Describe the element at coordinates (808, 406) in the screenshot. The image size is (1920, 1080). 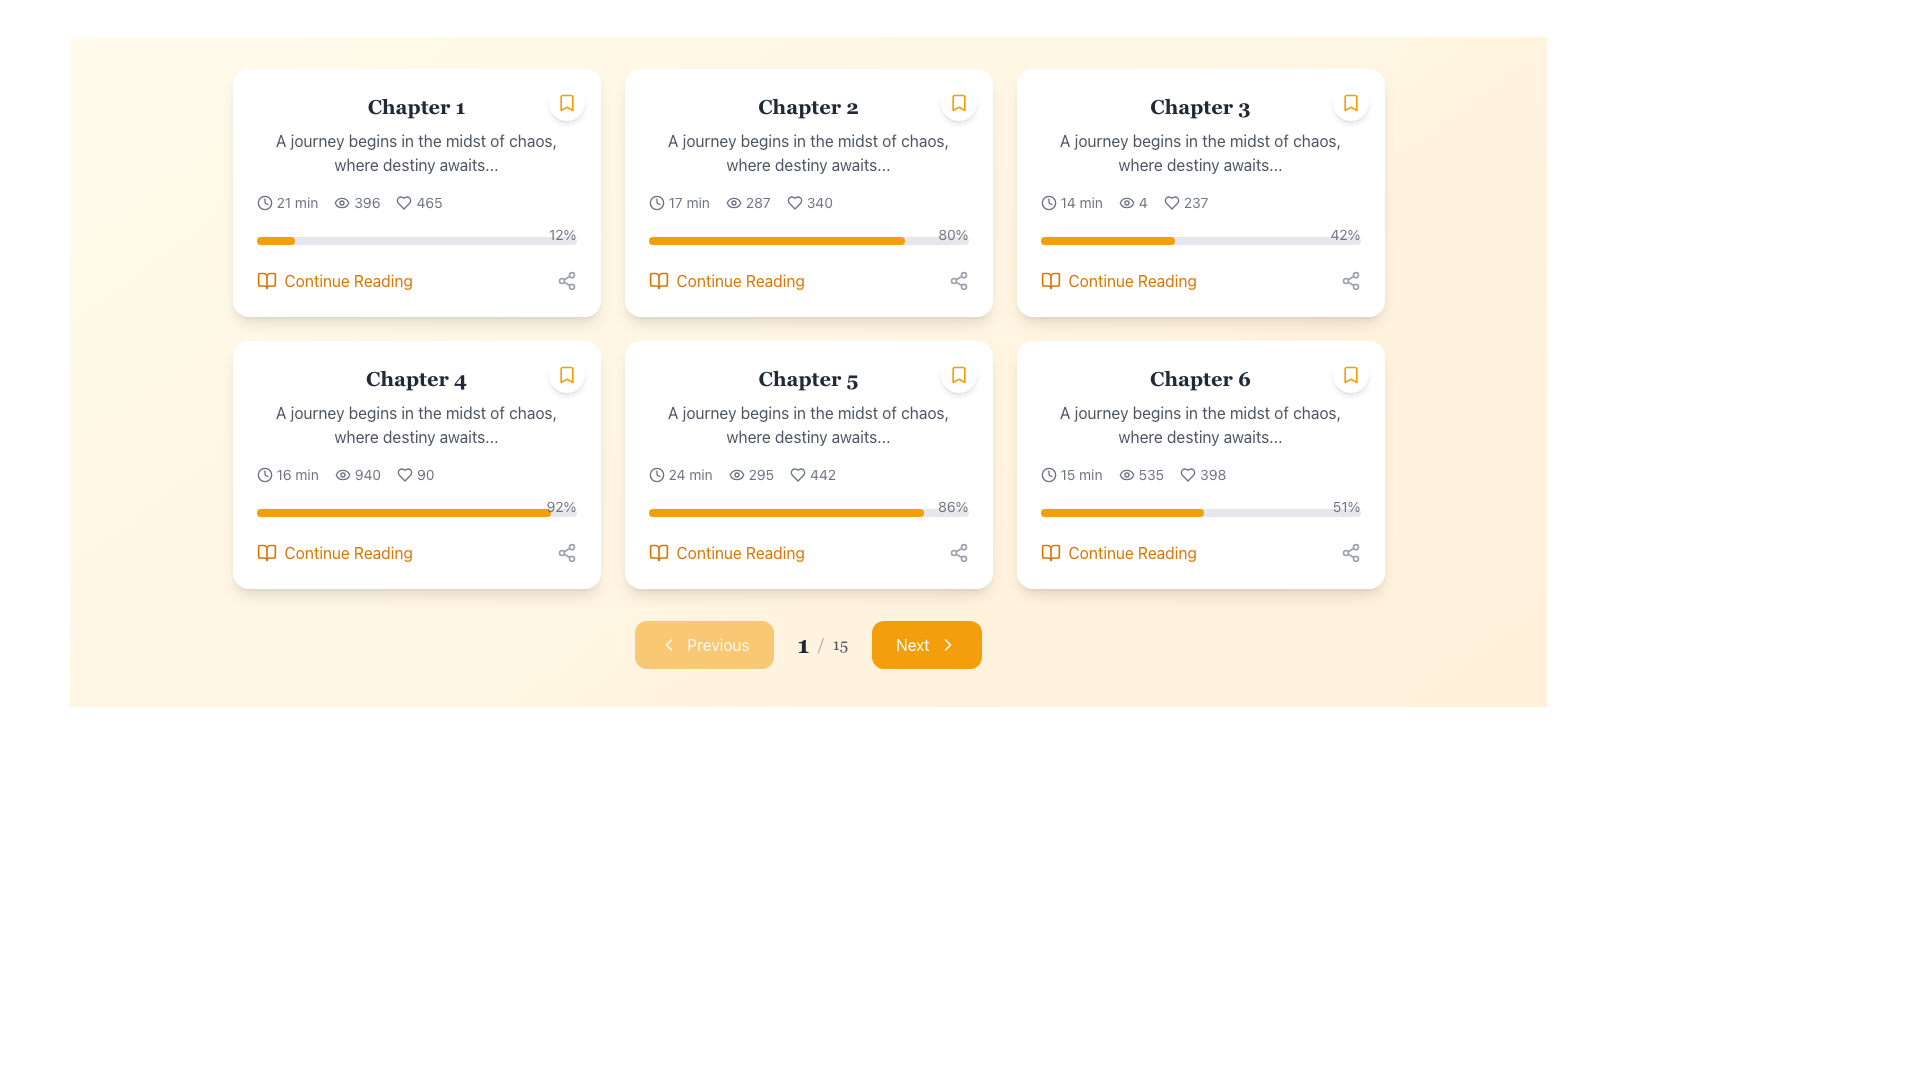
I see `the text block that serves as the title and description of Chapter 5, which is the primary visual focus of the card located in the second row and second column of the grid` at that location.